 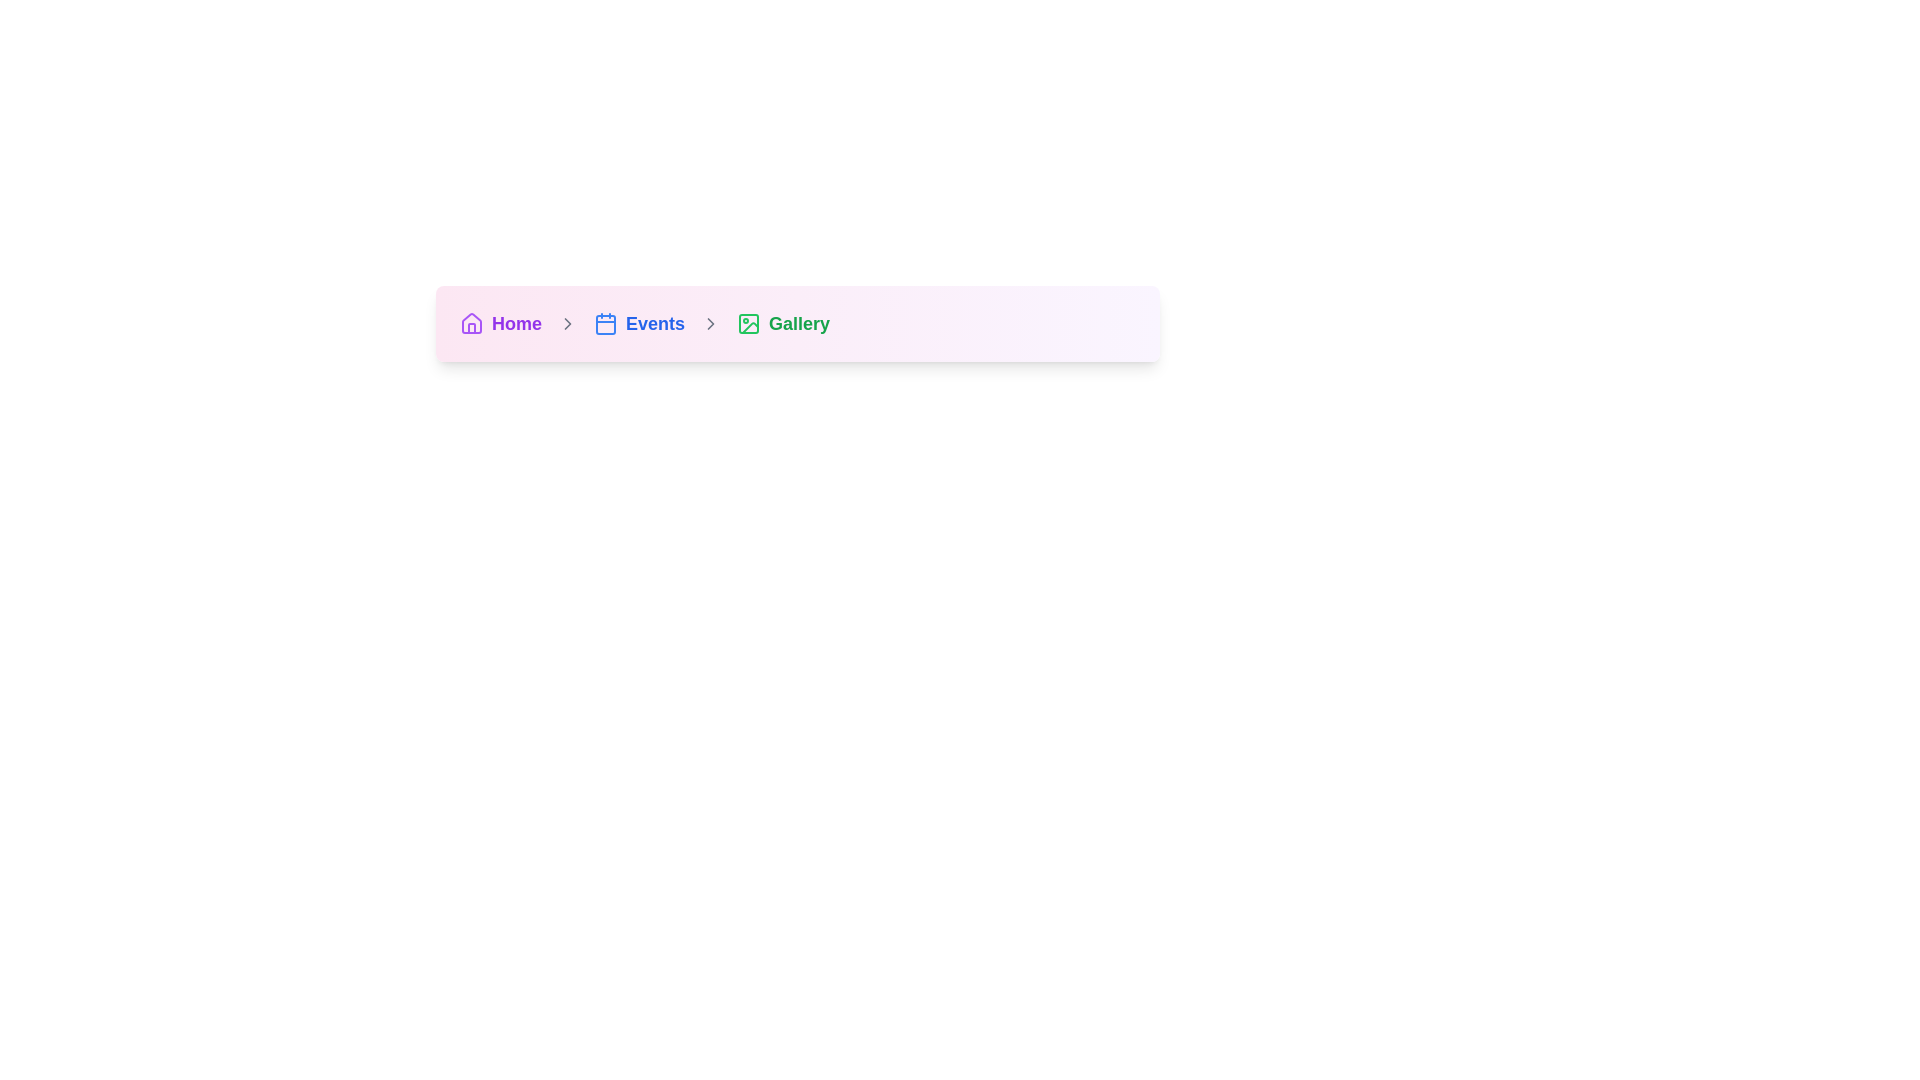 I want to click on the SVG graphical element representing the 'Gallery' breadcrumb for navigation, so click(x=749, y=327).